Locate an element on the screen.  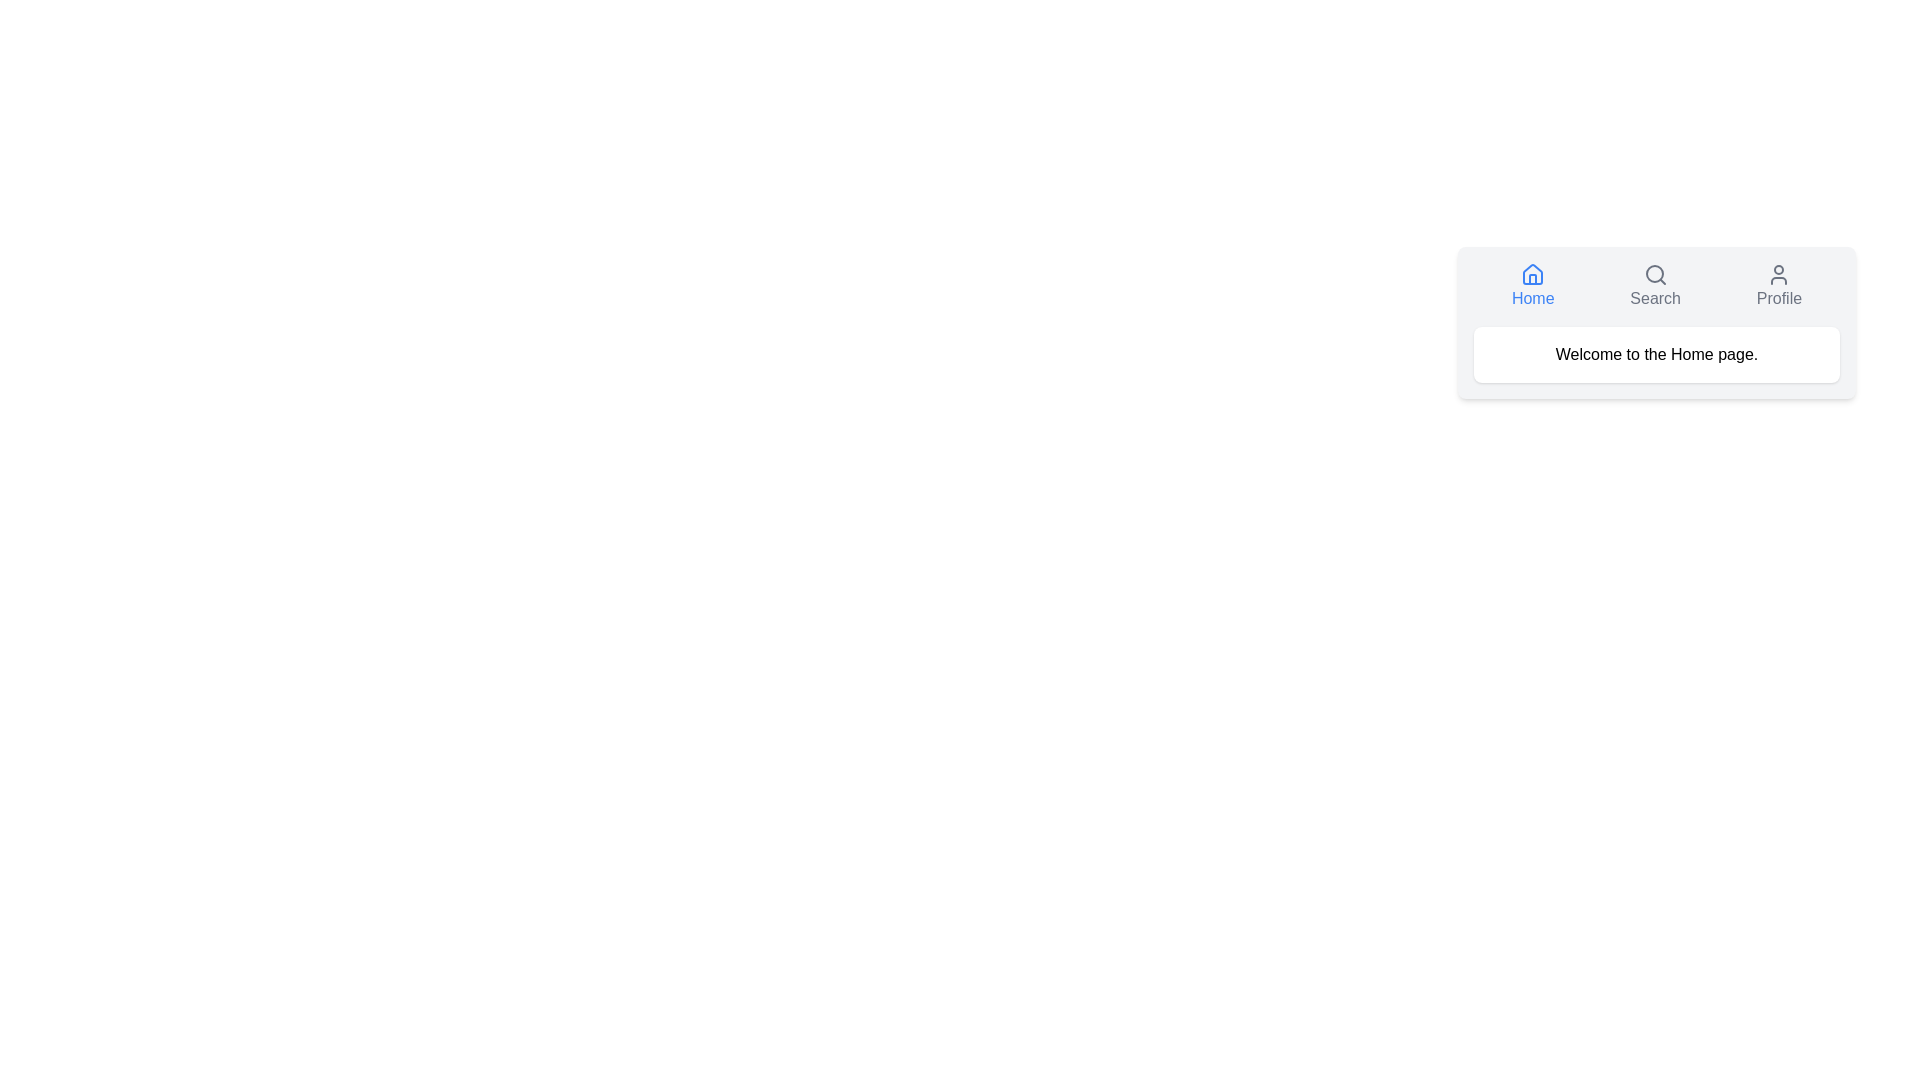
the decorative circular lens portion of the search icon located at the center of the navigation bar between the house icon and the user profile icon is located at coordinates (1654, 273).